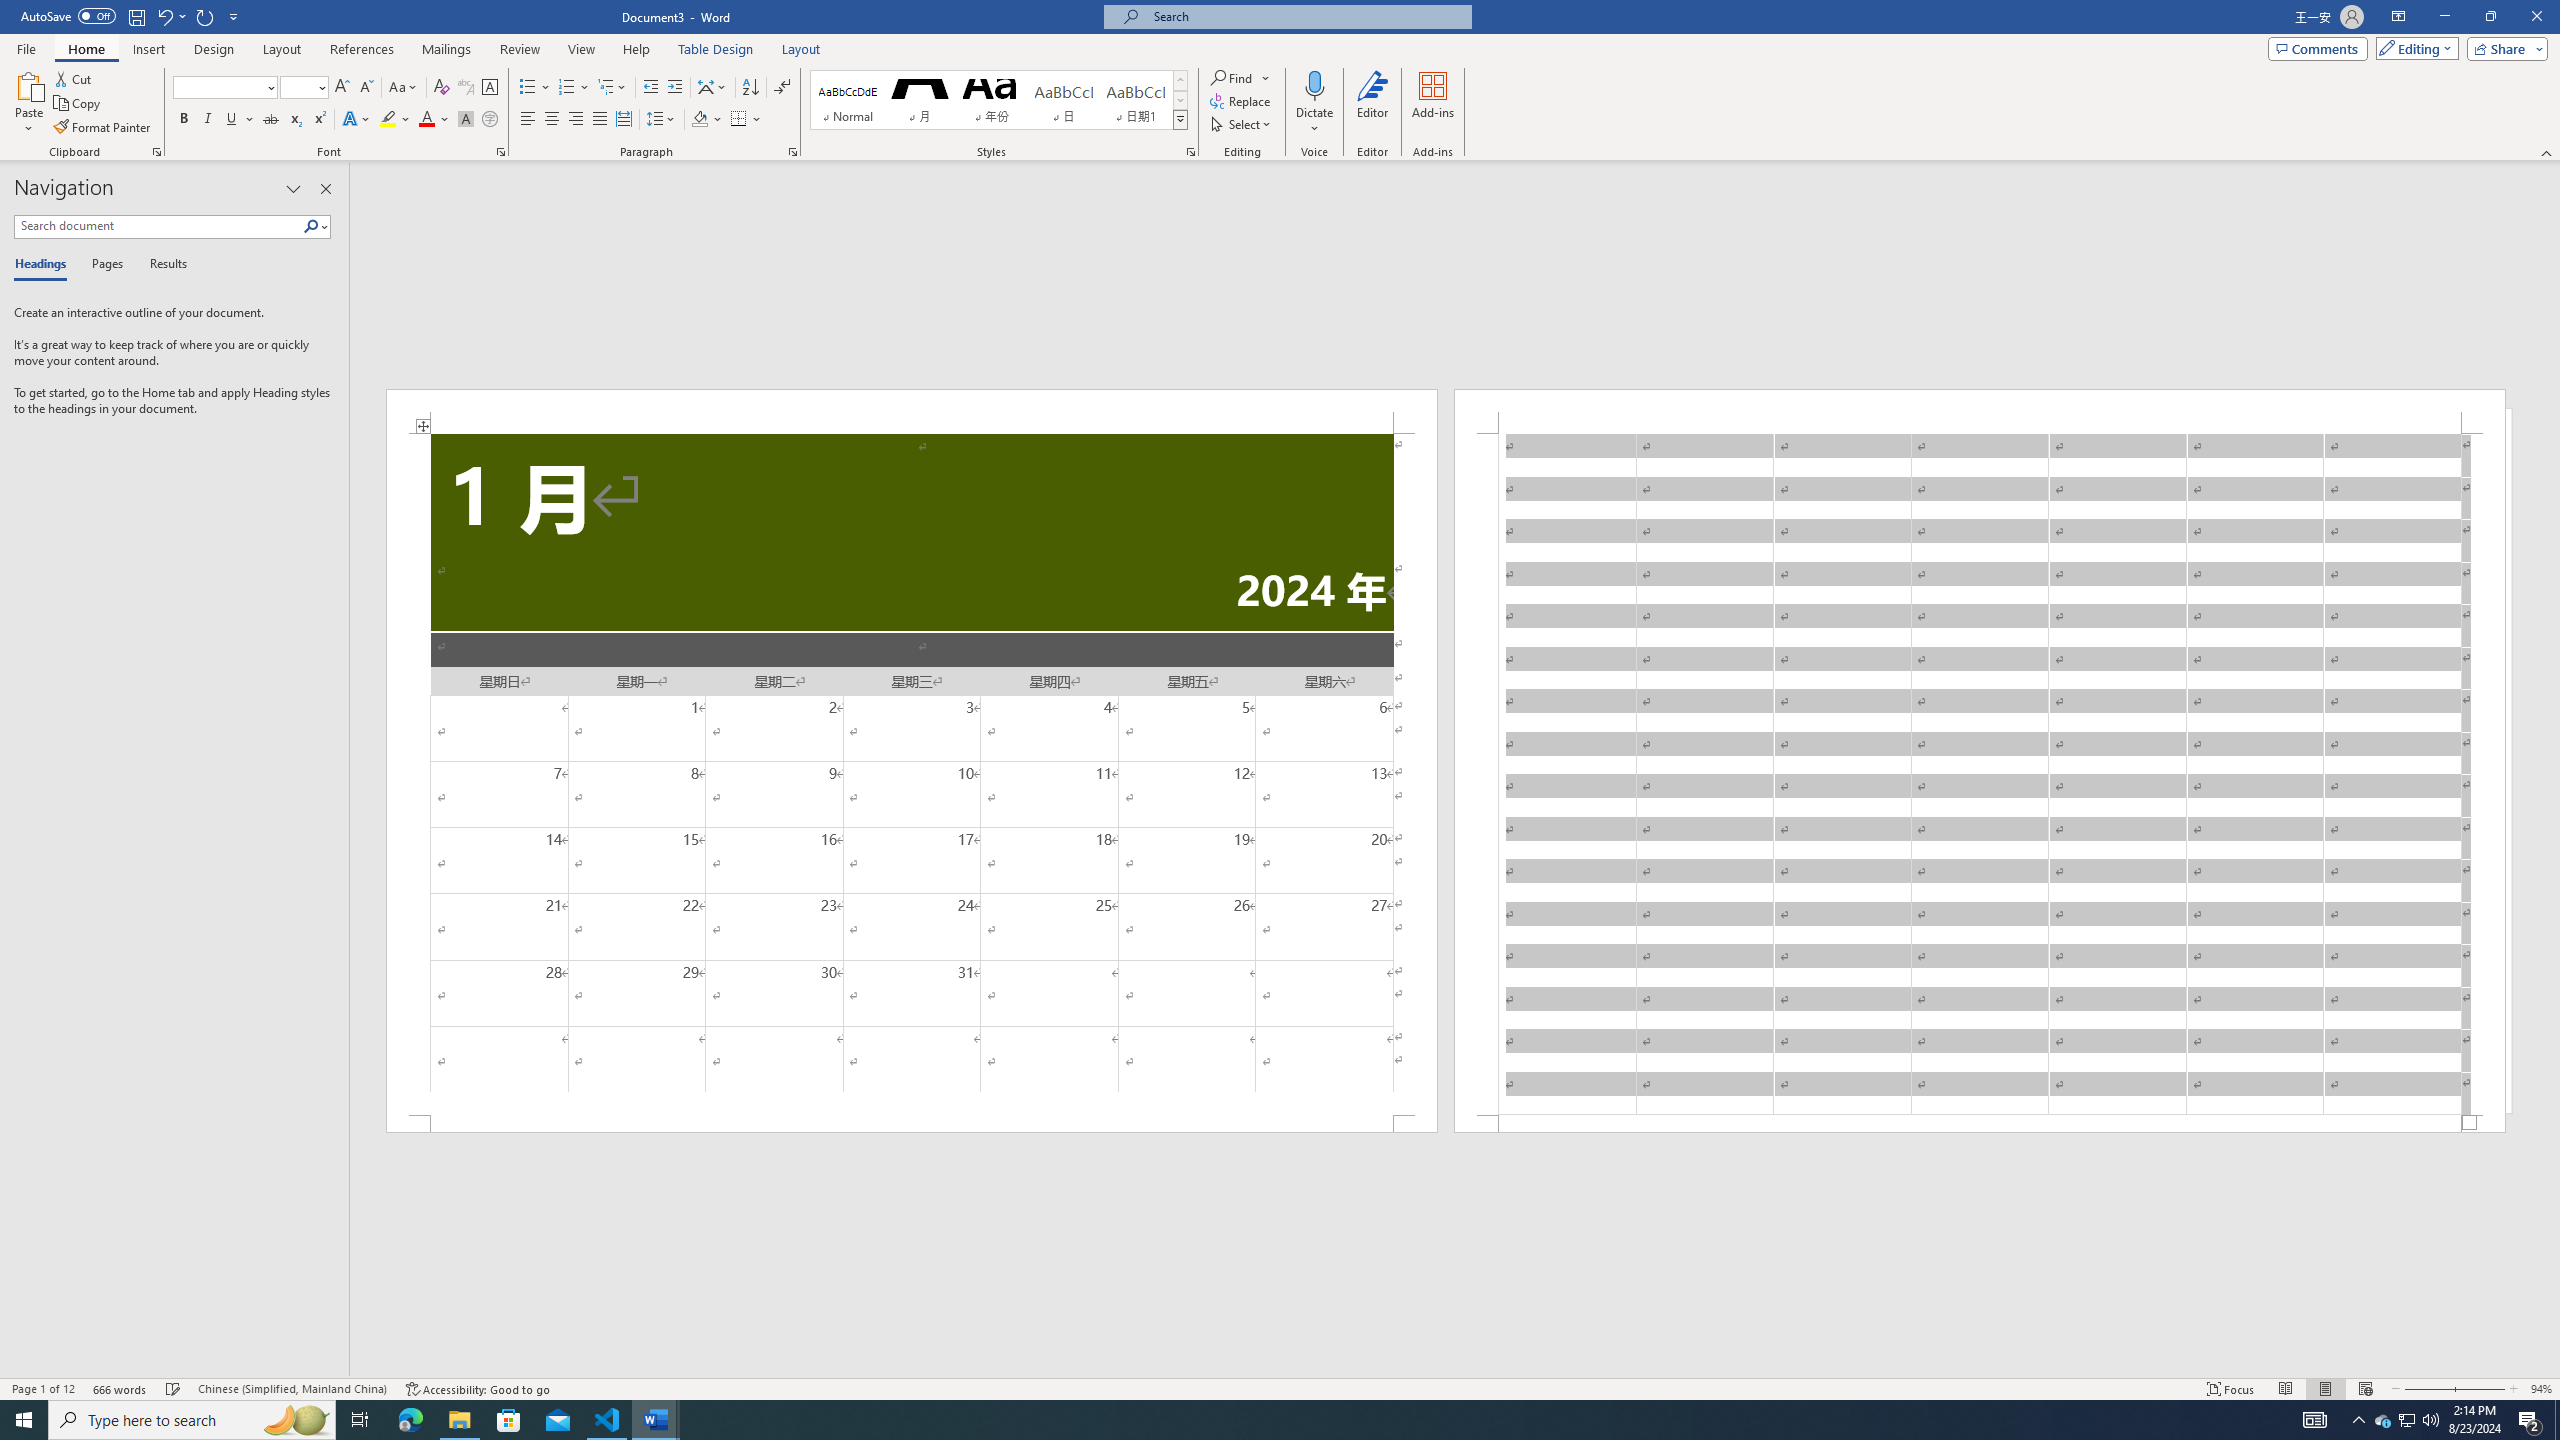  Describe the element at coordinates (2397, 16) in the screenshot. I see `'Ribbon Display Options'` at that location.